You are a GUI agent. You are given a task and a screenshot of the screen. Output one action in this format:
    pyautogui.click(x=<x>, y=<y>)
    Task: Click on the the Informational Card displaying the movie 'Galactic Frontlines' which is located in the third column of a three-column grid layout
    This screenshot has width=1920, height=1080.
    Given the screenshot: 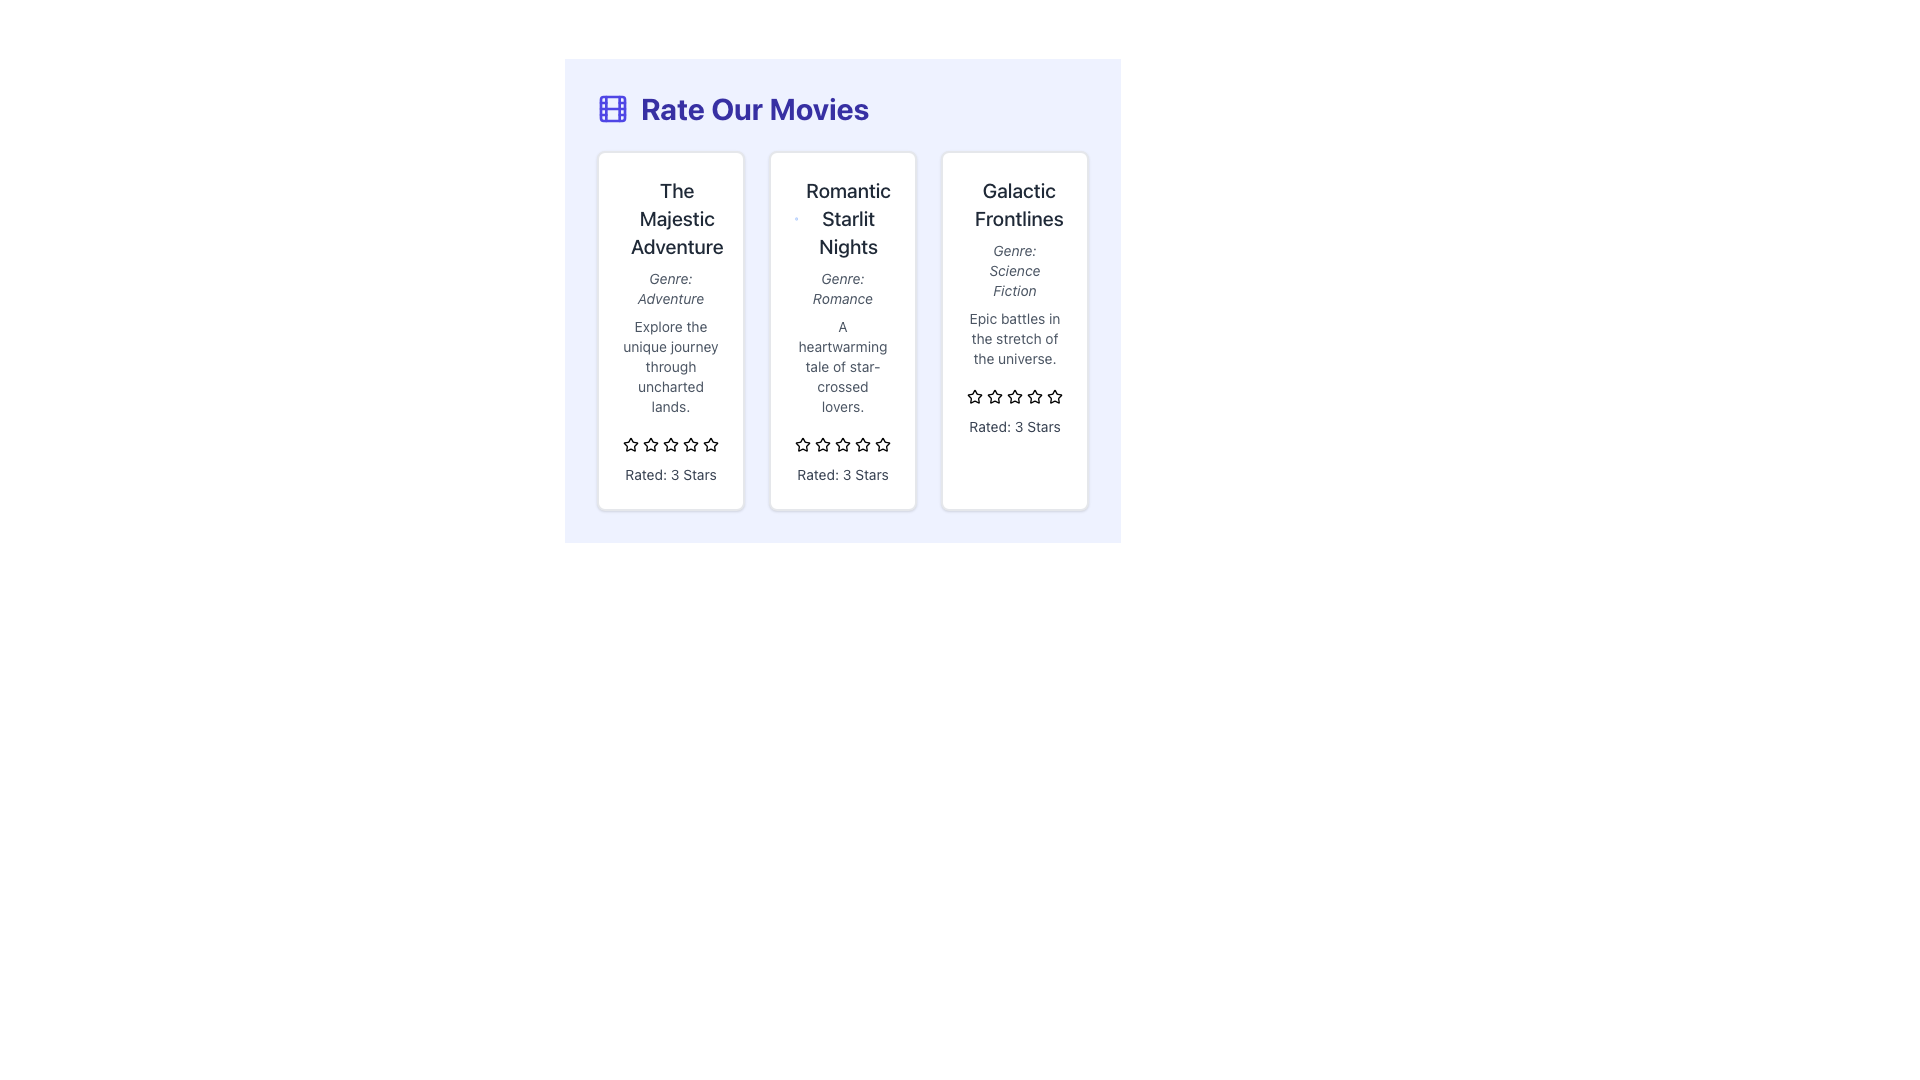 What is the action you would take?
    pyautogui.click(x=1014, y=330)
    